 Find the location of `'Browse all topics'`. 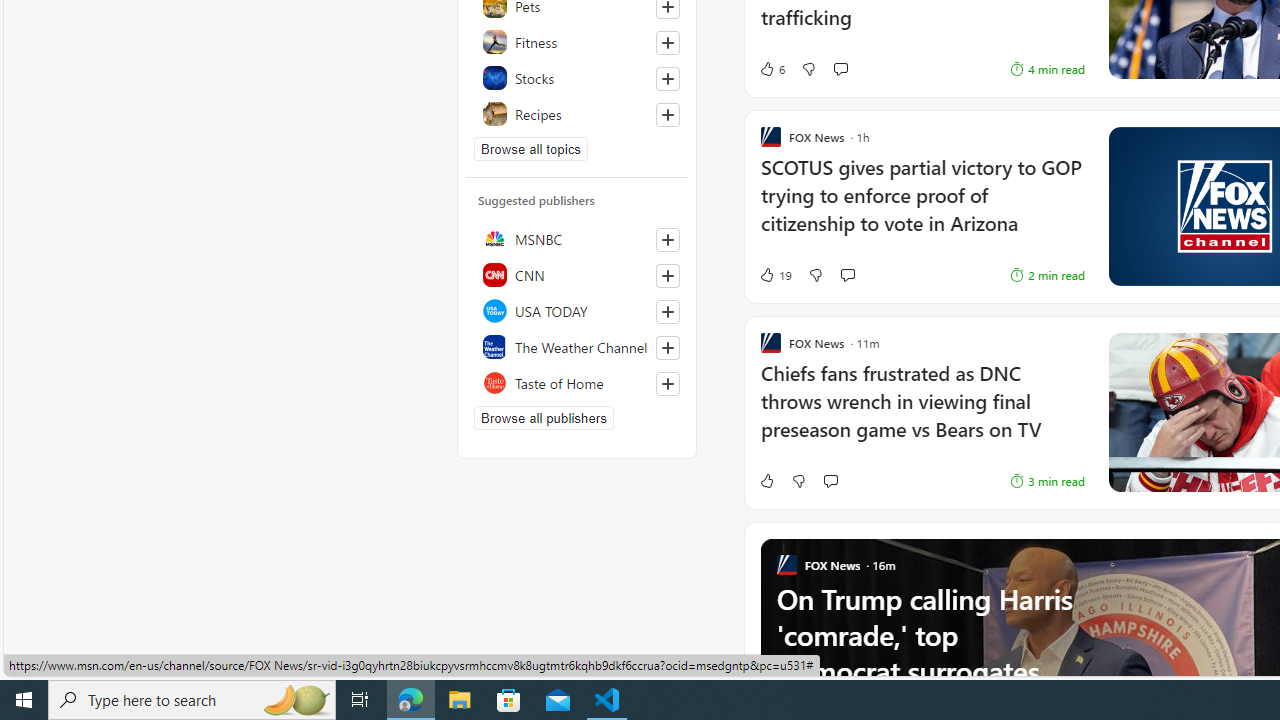

'Browse all topics' is located at coordinates (531, 148).